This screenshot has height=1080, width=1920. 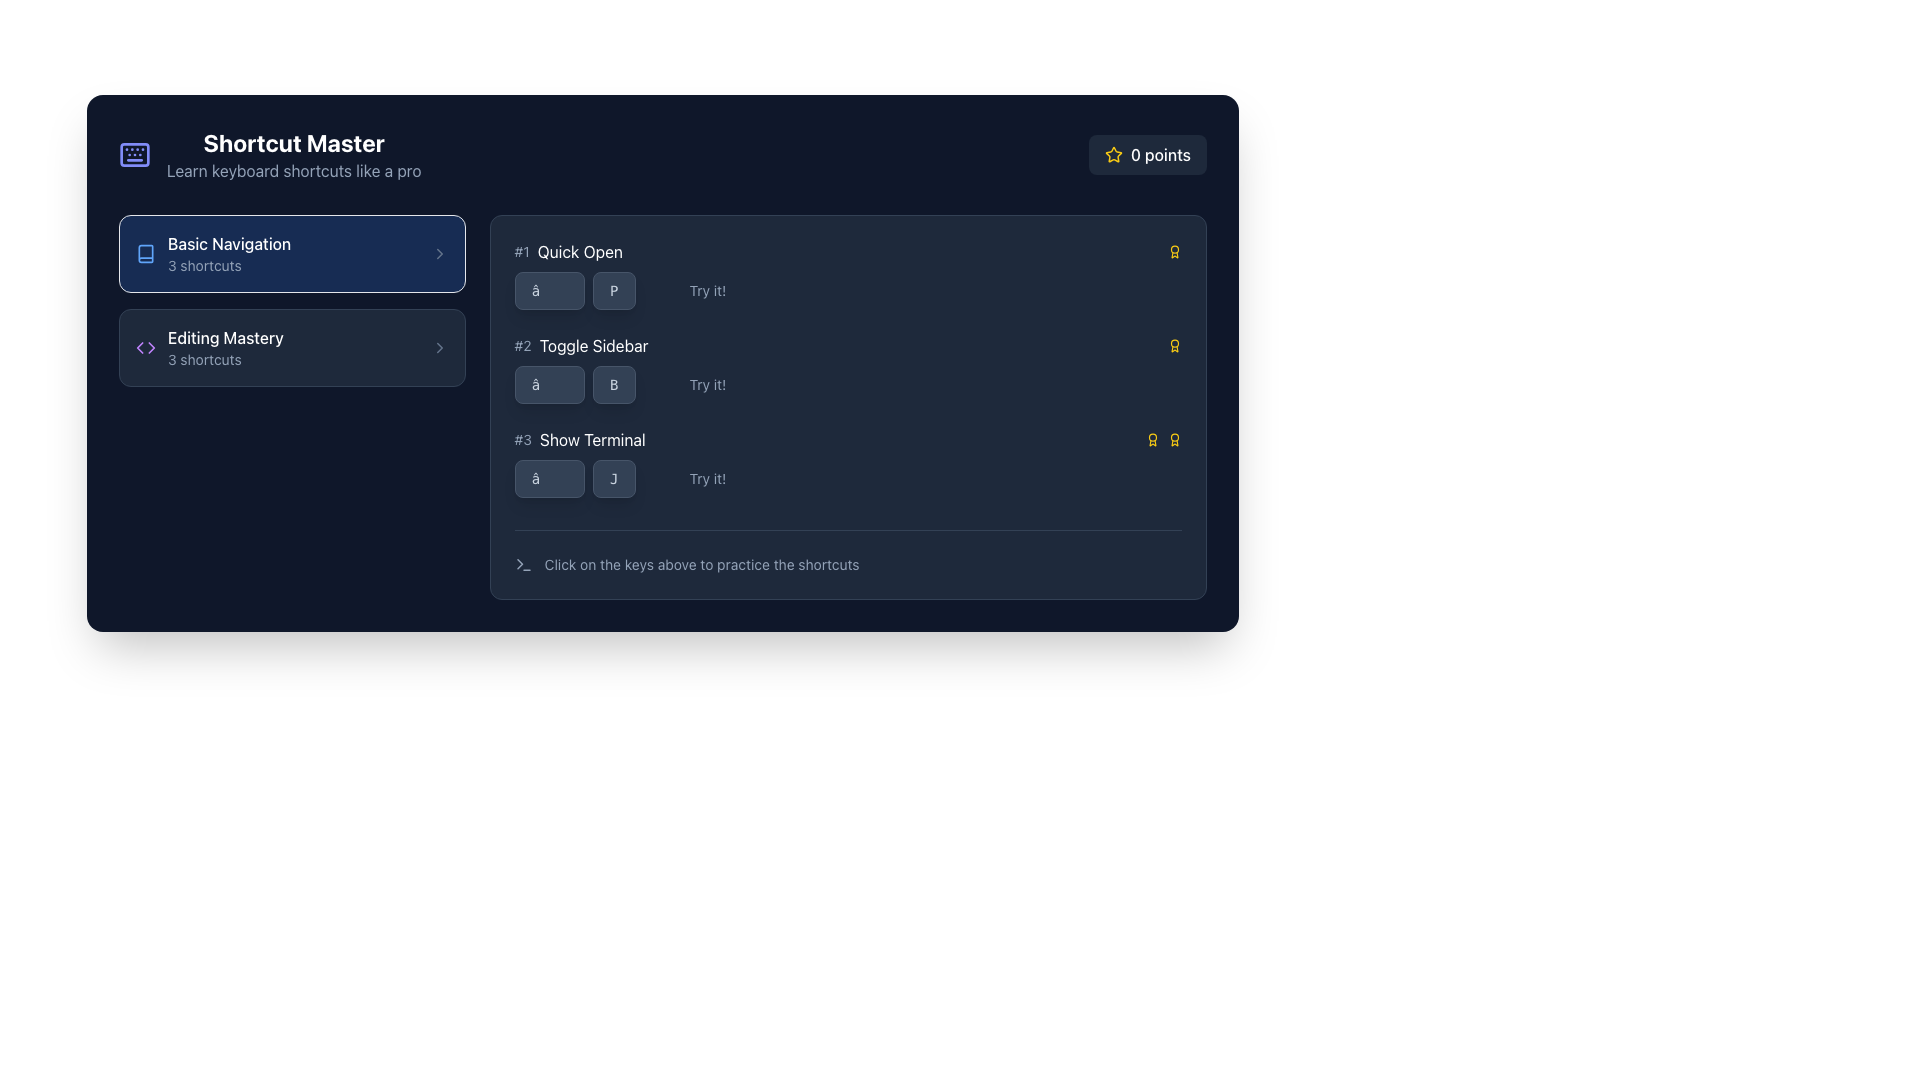 What do you see at coordinates (144, 253) in the screenshot?
I see `the icon representing the 'Basic Navigation' section located in the left menu panel, aligned vertically at the top` at bounding box center [144, 253].